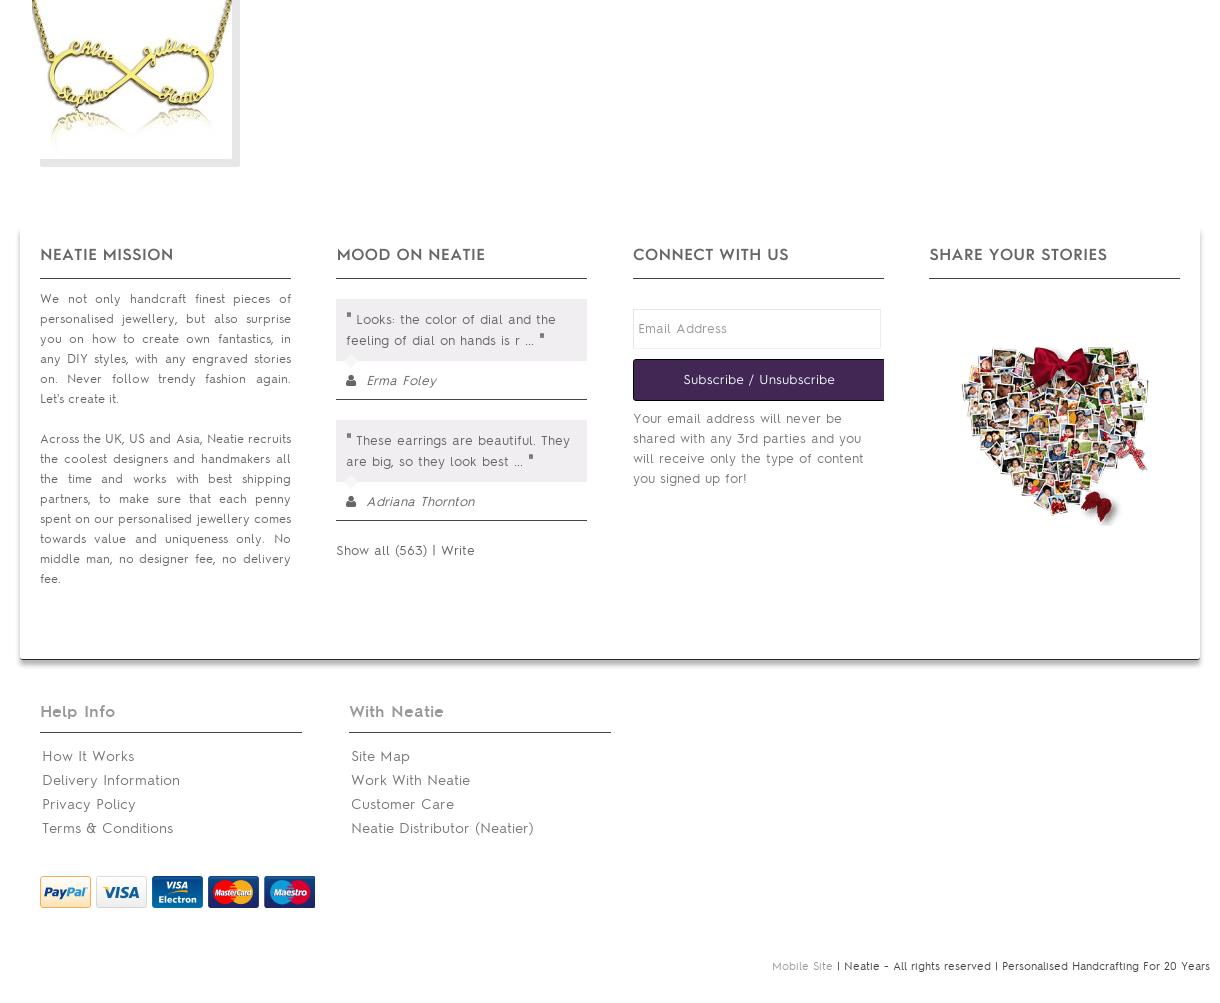  I want to click on 'Wish List', so click(1077, 804).